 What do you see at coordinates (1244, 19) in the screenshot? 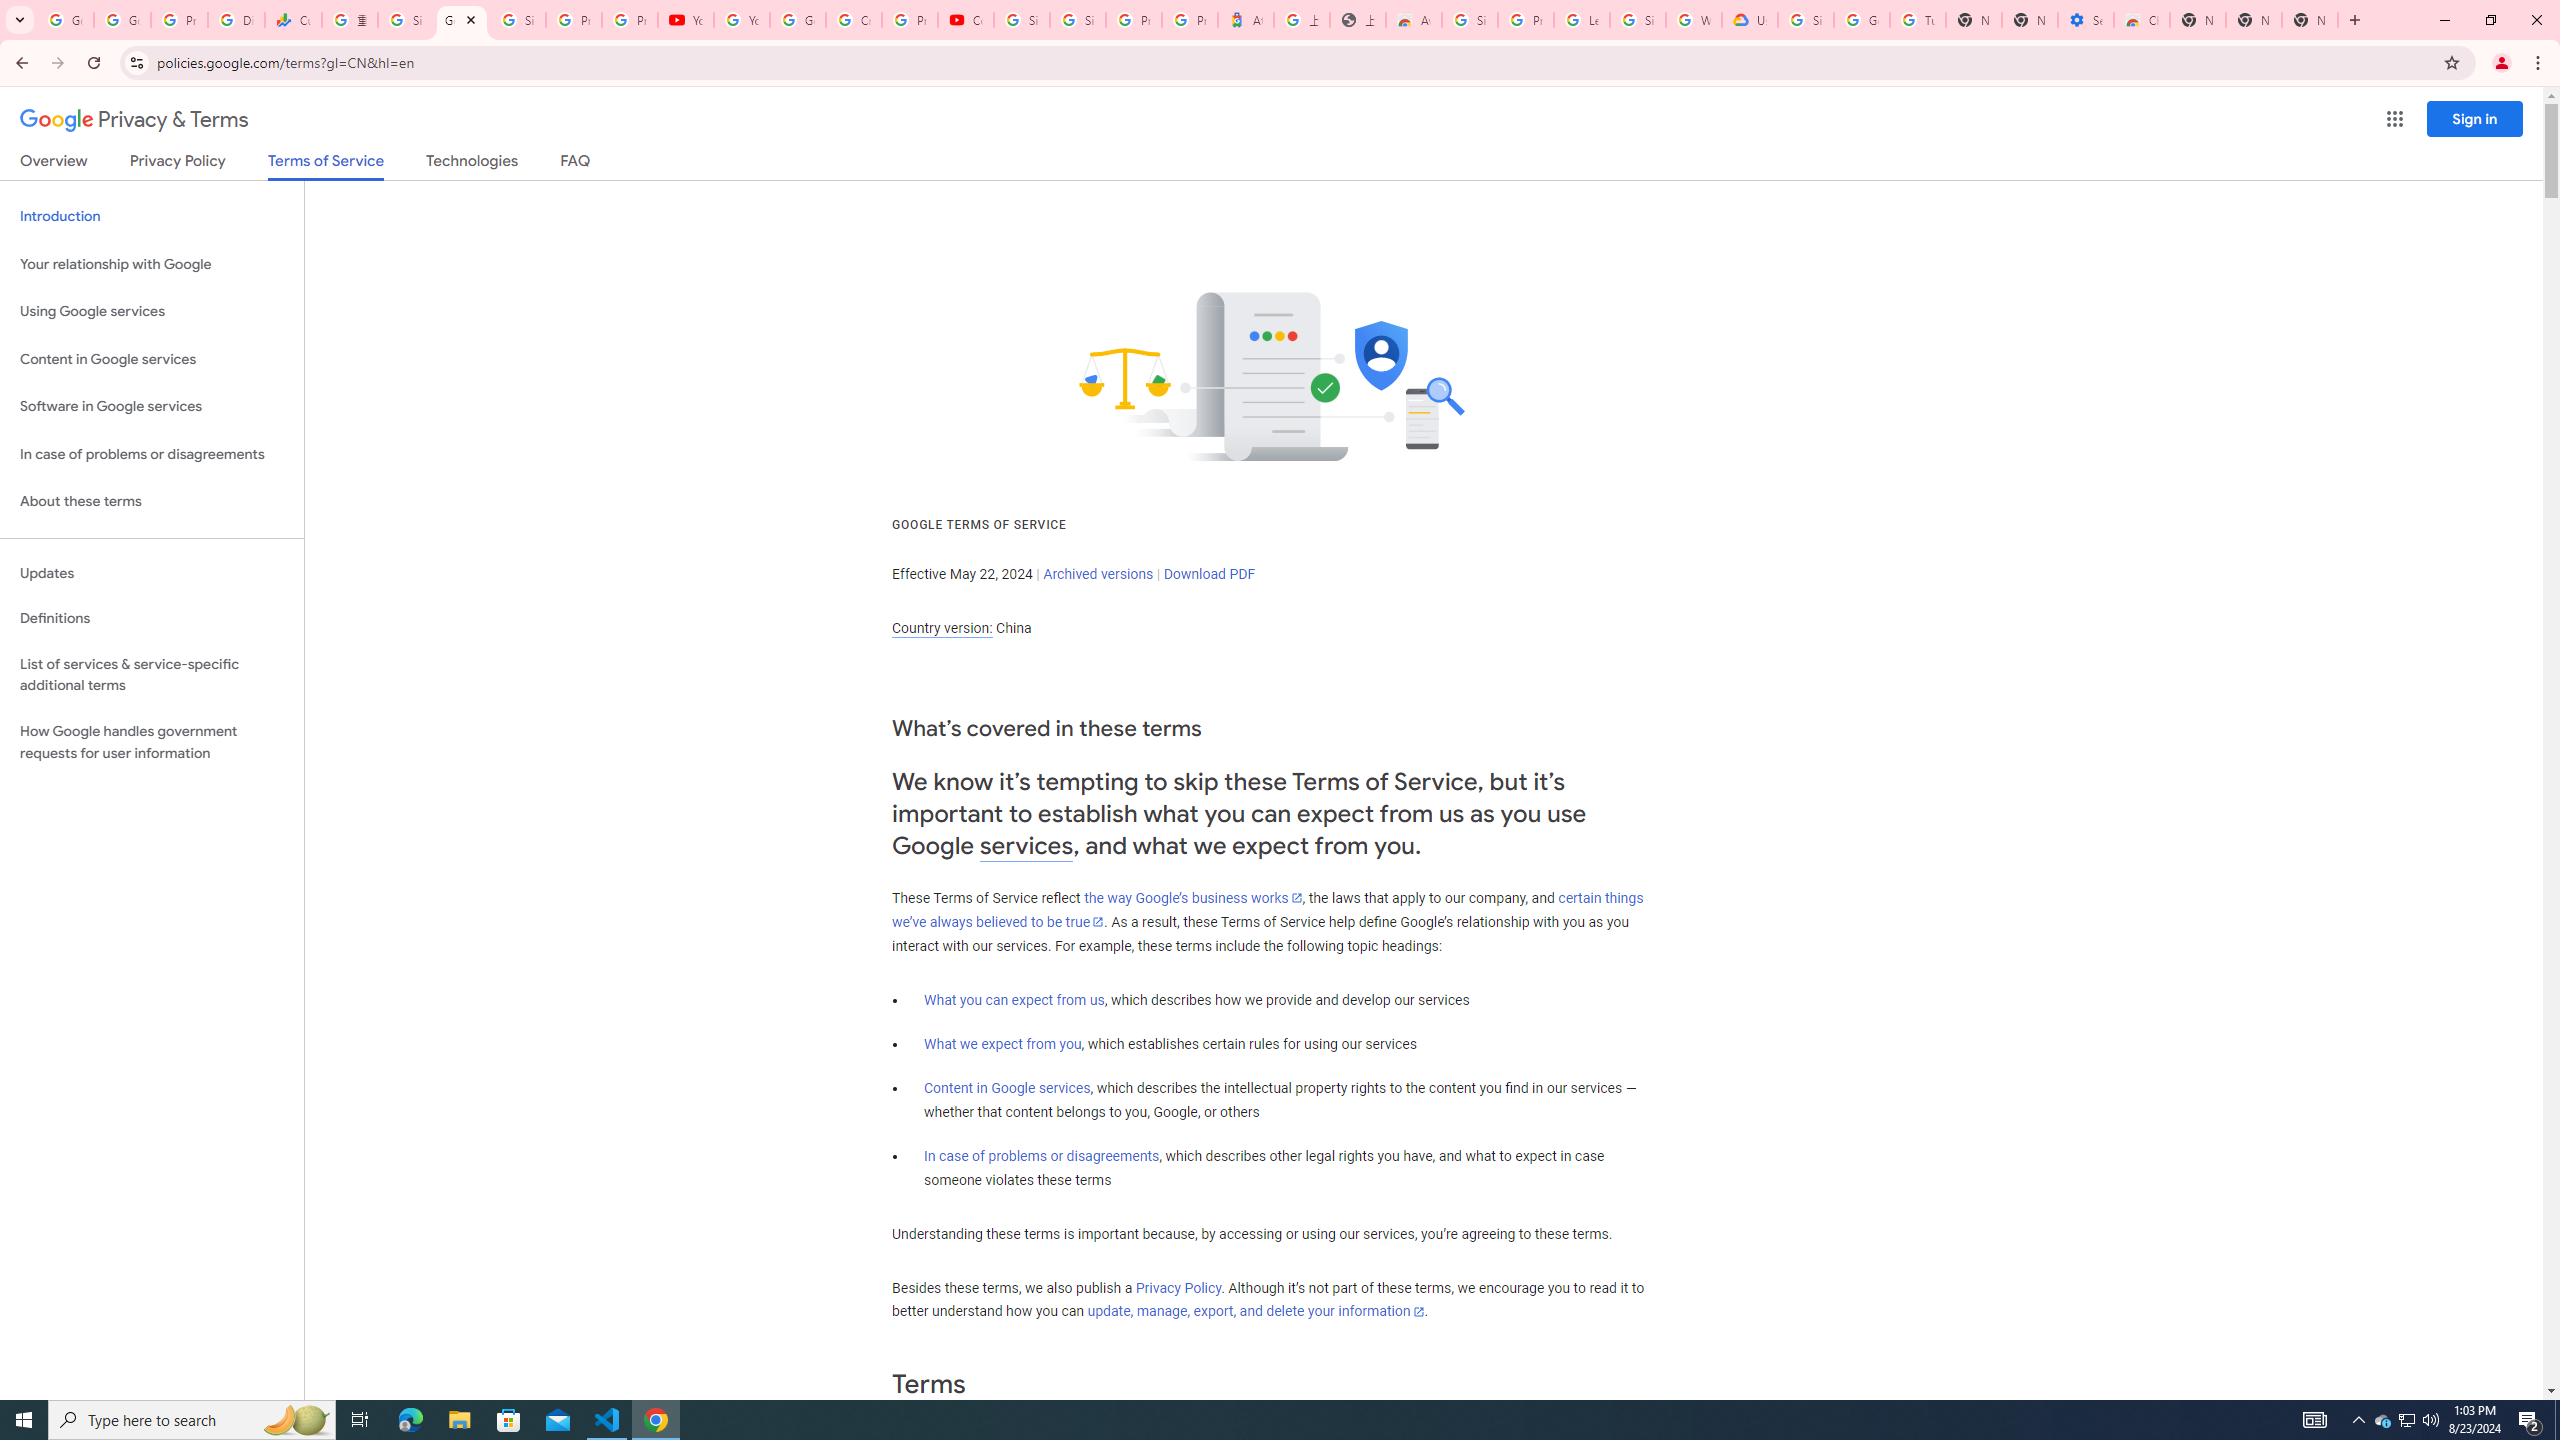
I see `'Atour Hotel - Google hotels'` at bounding box center [1244, 19].